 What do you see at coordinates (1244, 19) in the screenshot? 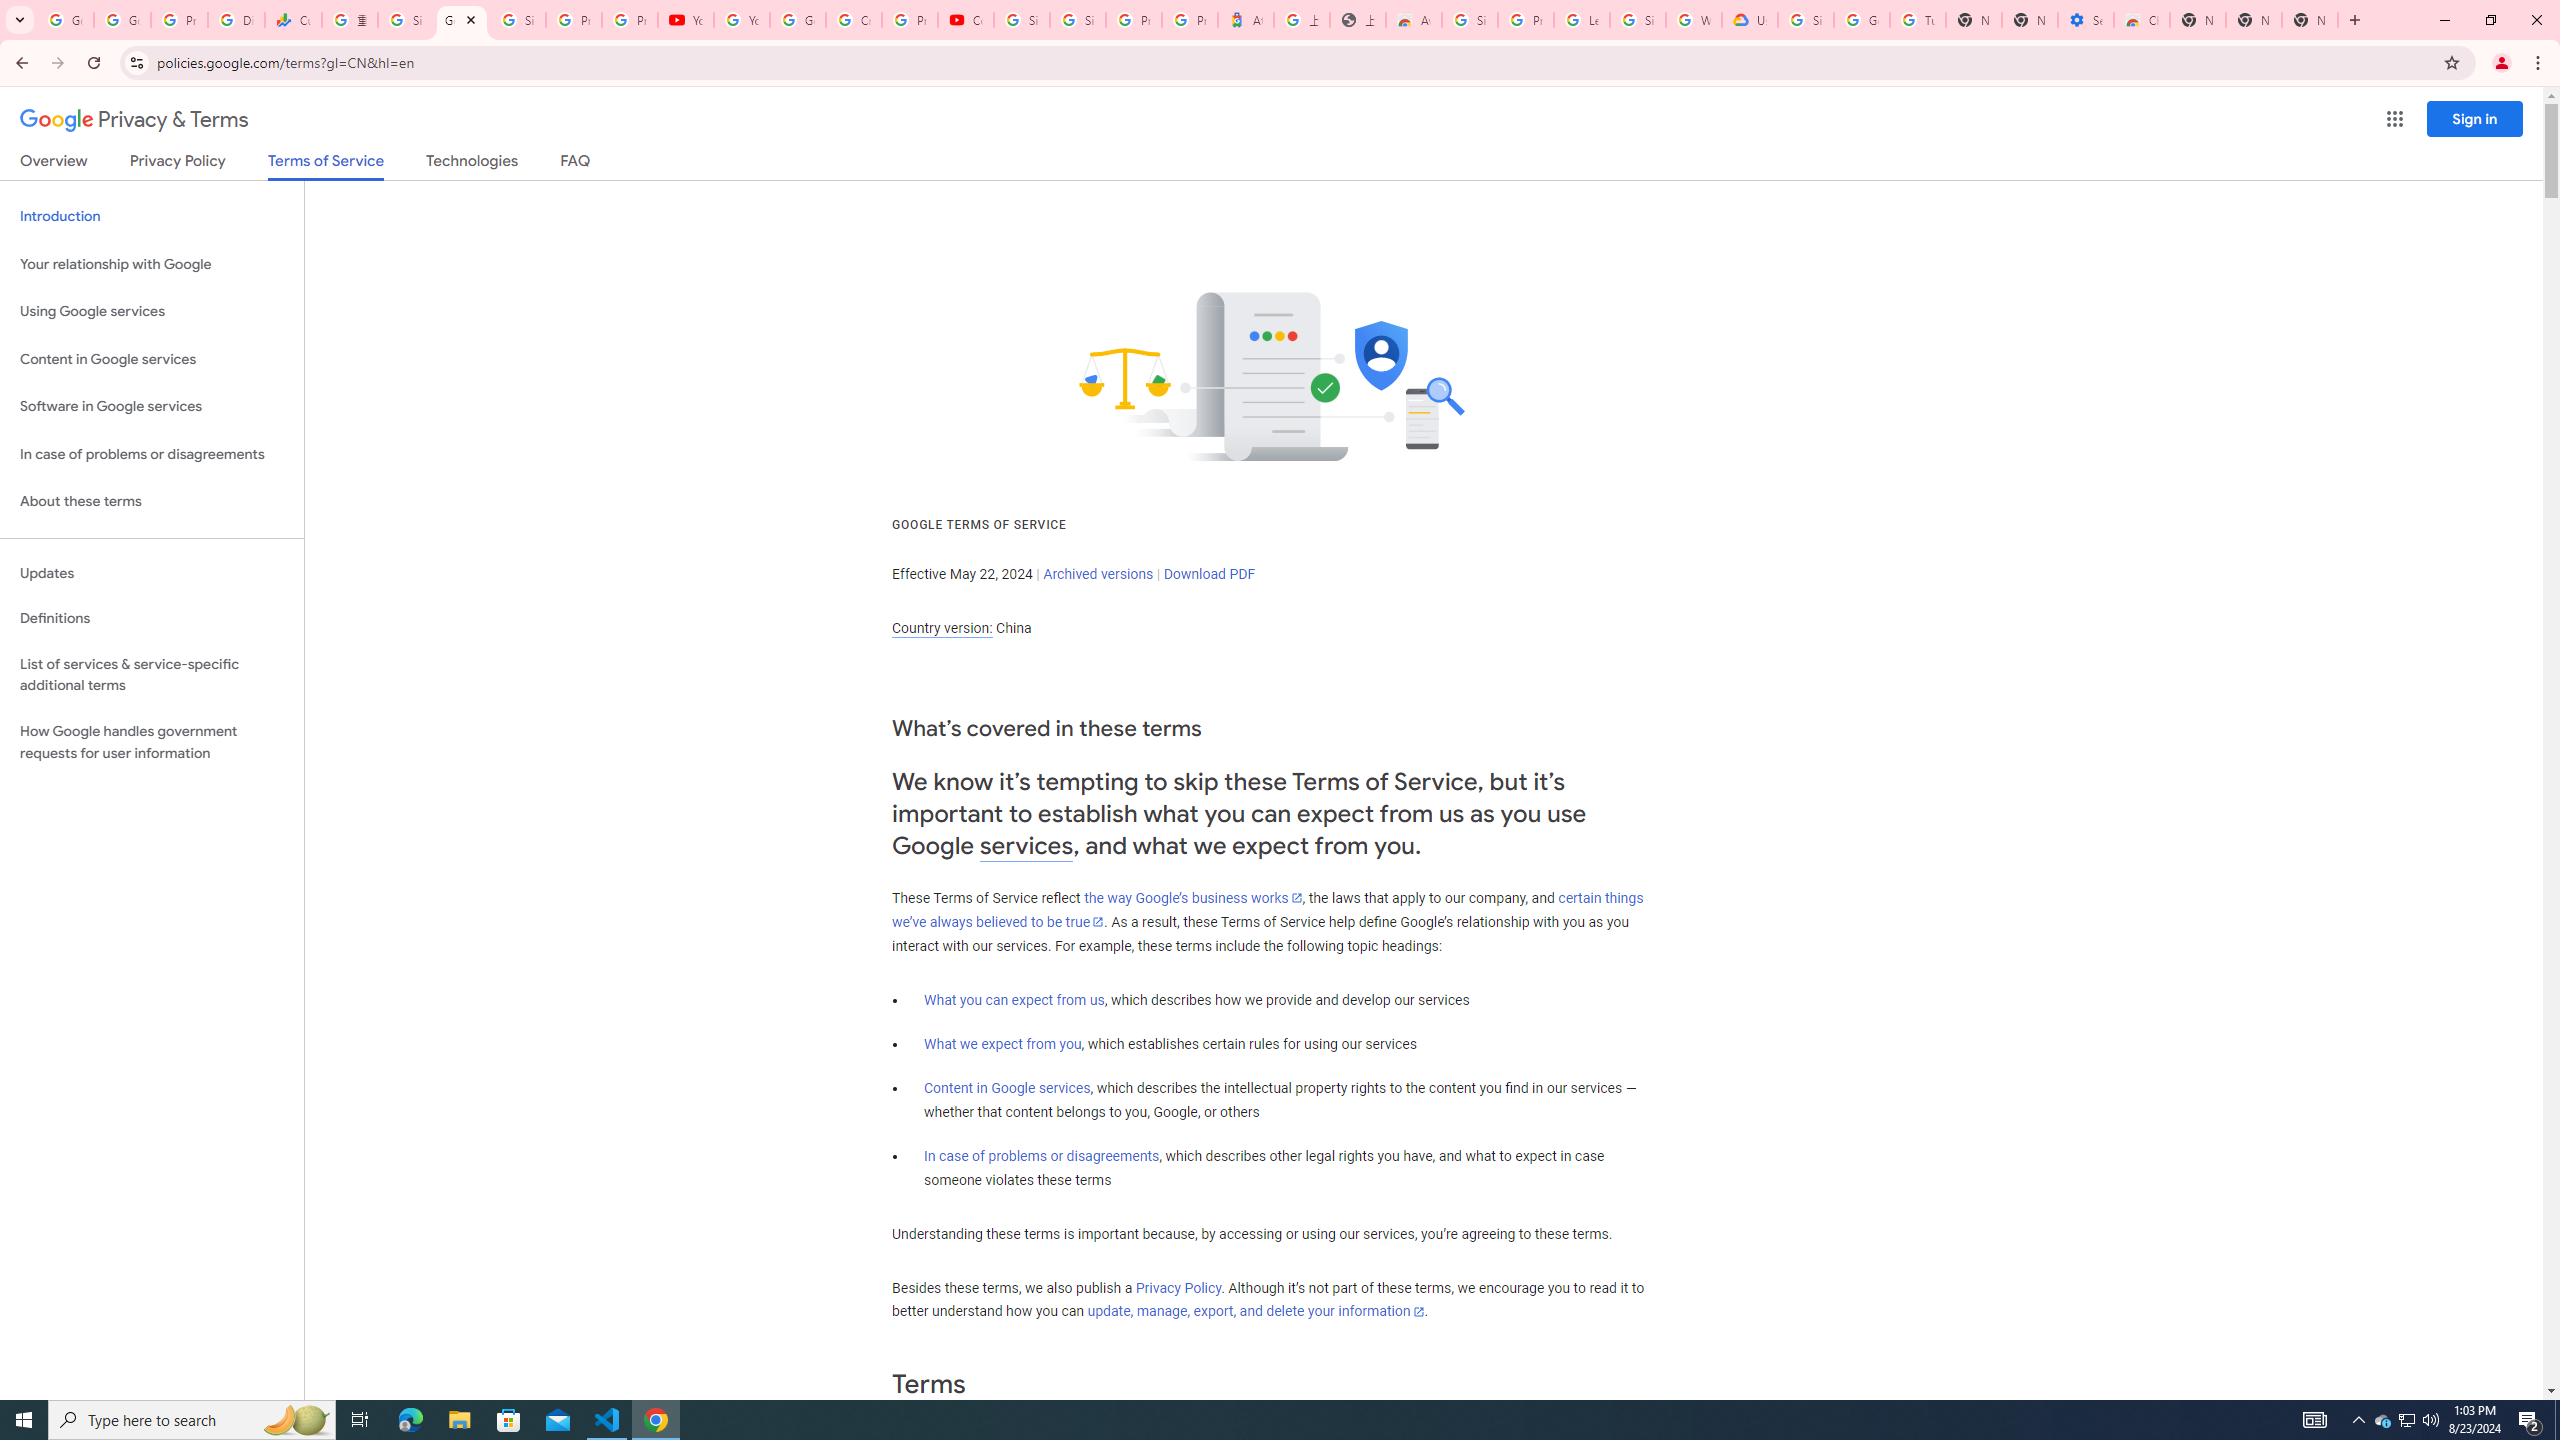
I see `'Atour Hotel - Google hotels'` at bounding box center [1244, 19].